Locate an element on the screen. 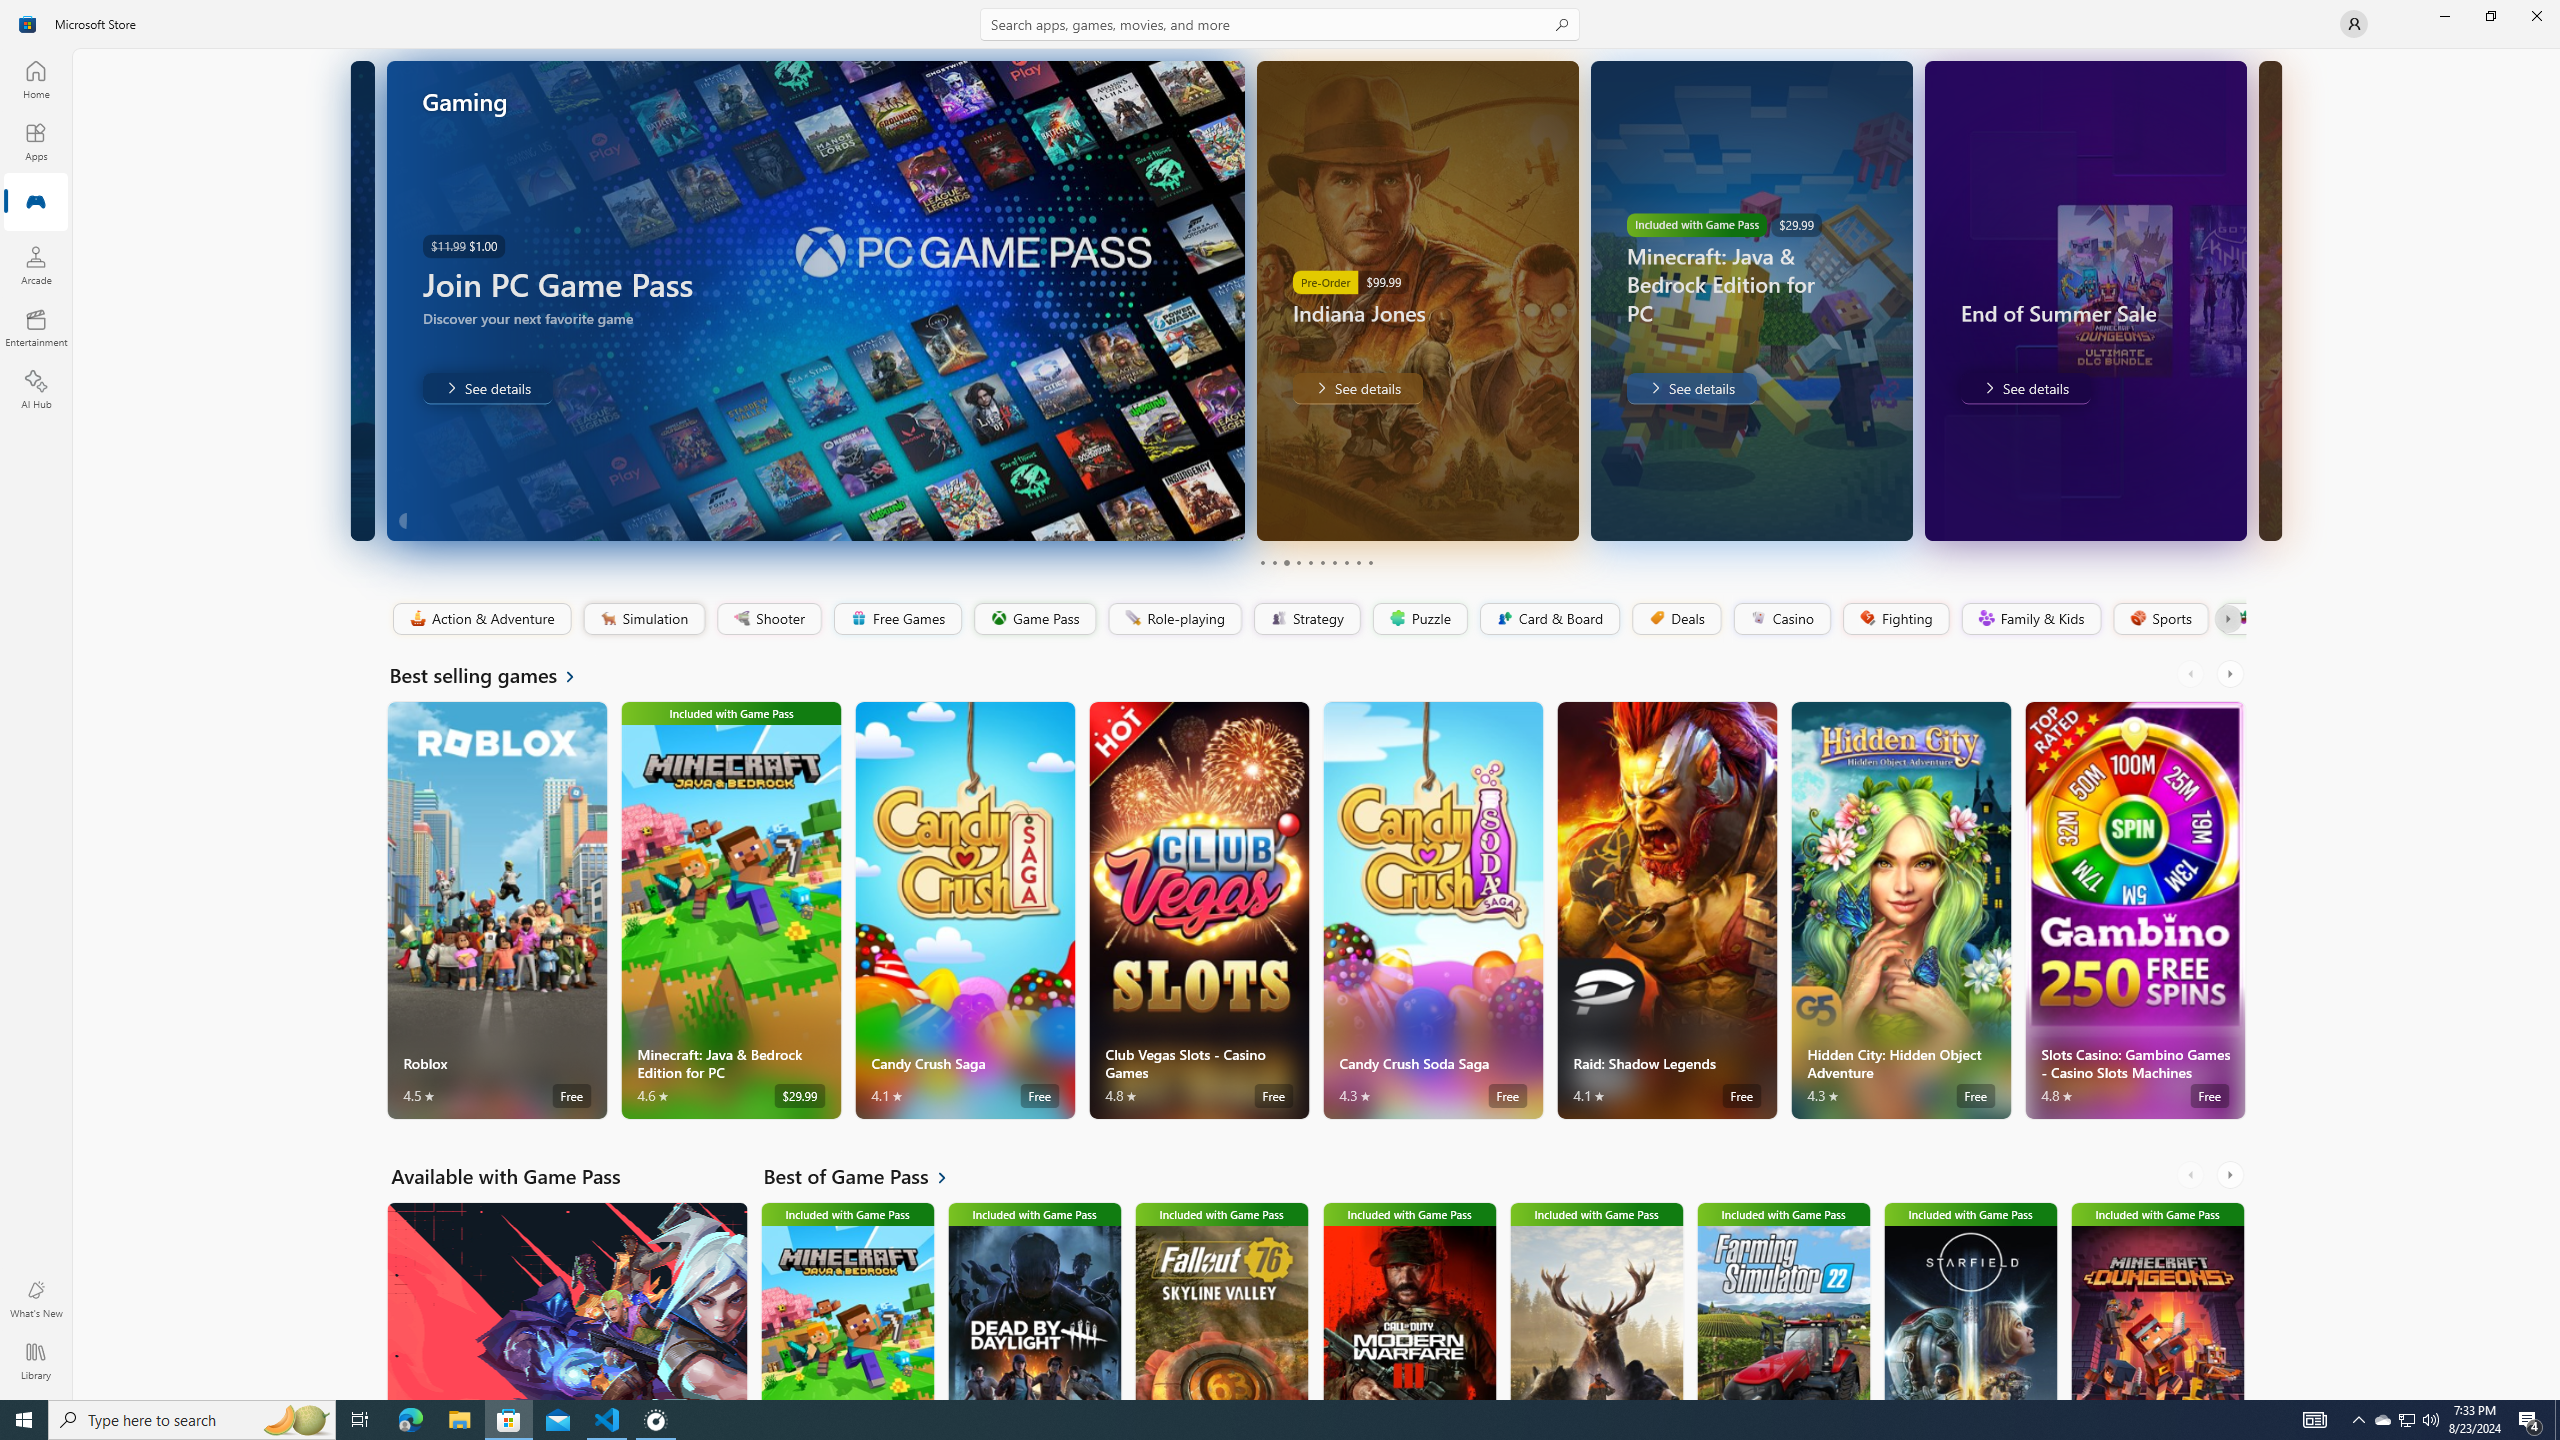 The width and height of the screenshot is (2560, 1440). 'Page 4' is located at coordinates (1296, 562).